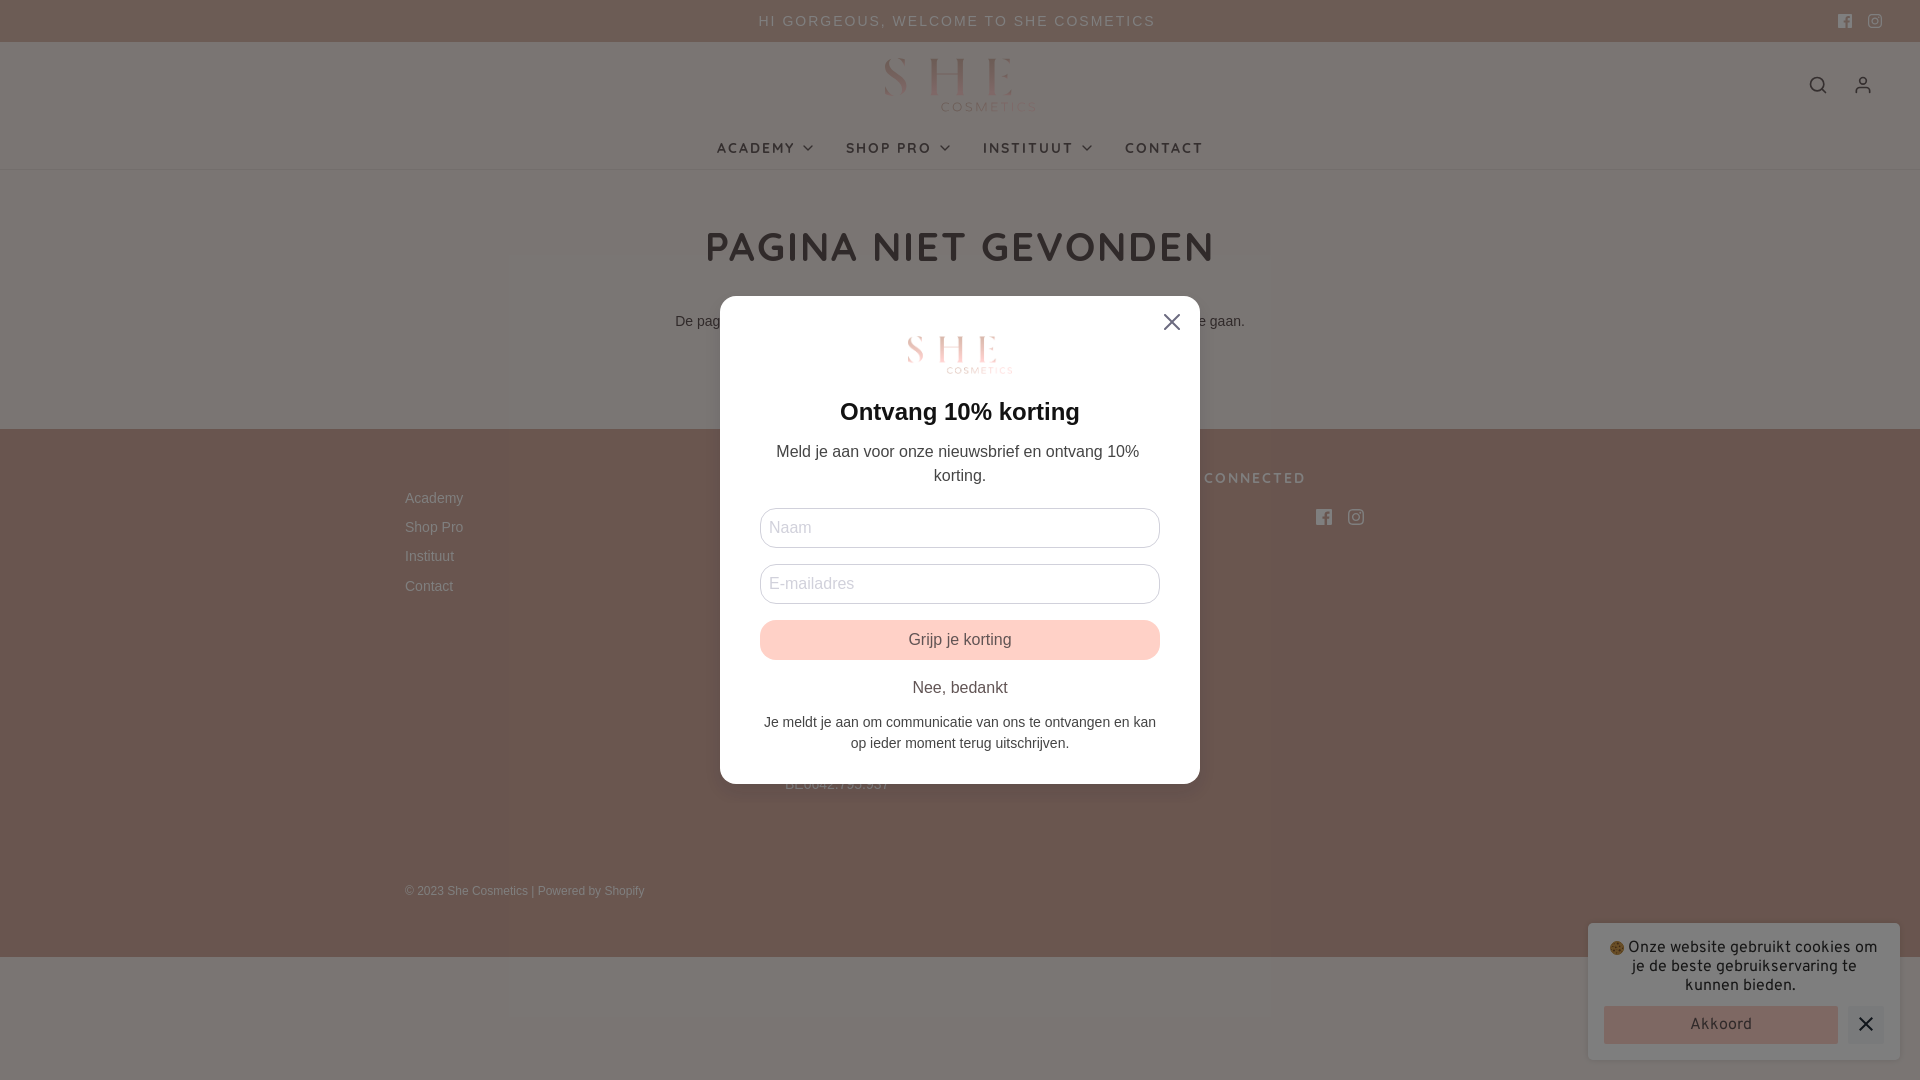 Image resolution: width=1920 pixels, height=1080 pixels. I want to click on 'Zoek', so click(1818, 83).